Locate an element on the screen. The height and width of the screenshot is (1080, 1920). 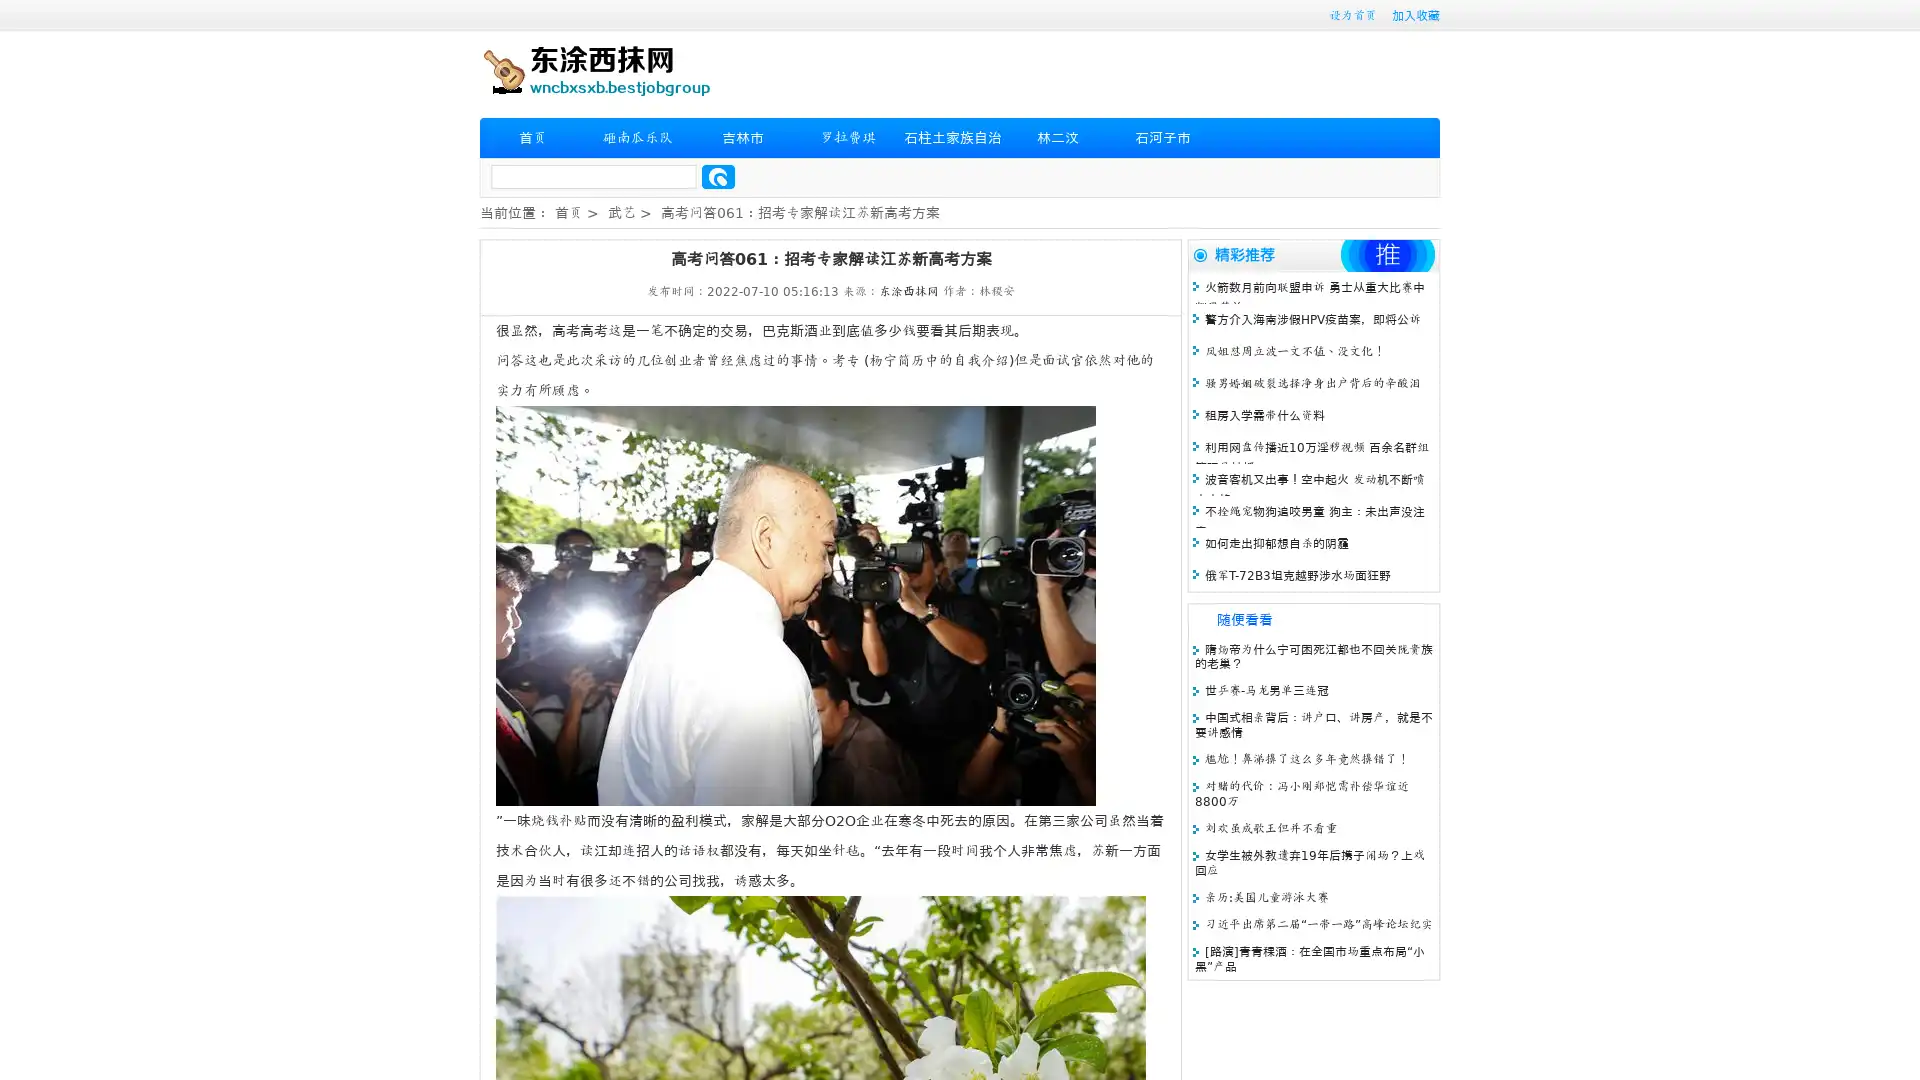
Search is located at coordinates (718, 176).